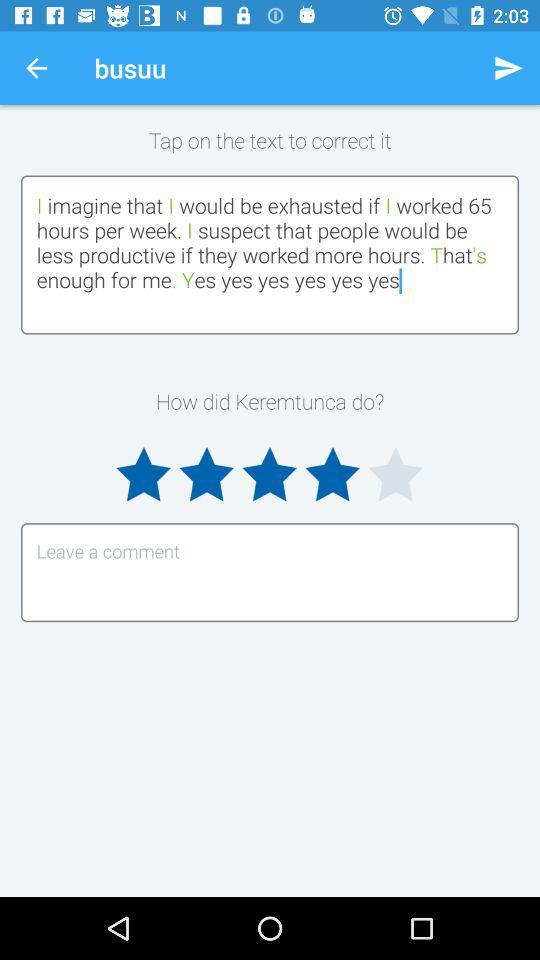 This screenshot has width=540, height=960. Describe the element at coordinates (508, 68) in the screenshot. I see `the item above tap on the icon` at that location.